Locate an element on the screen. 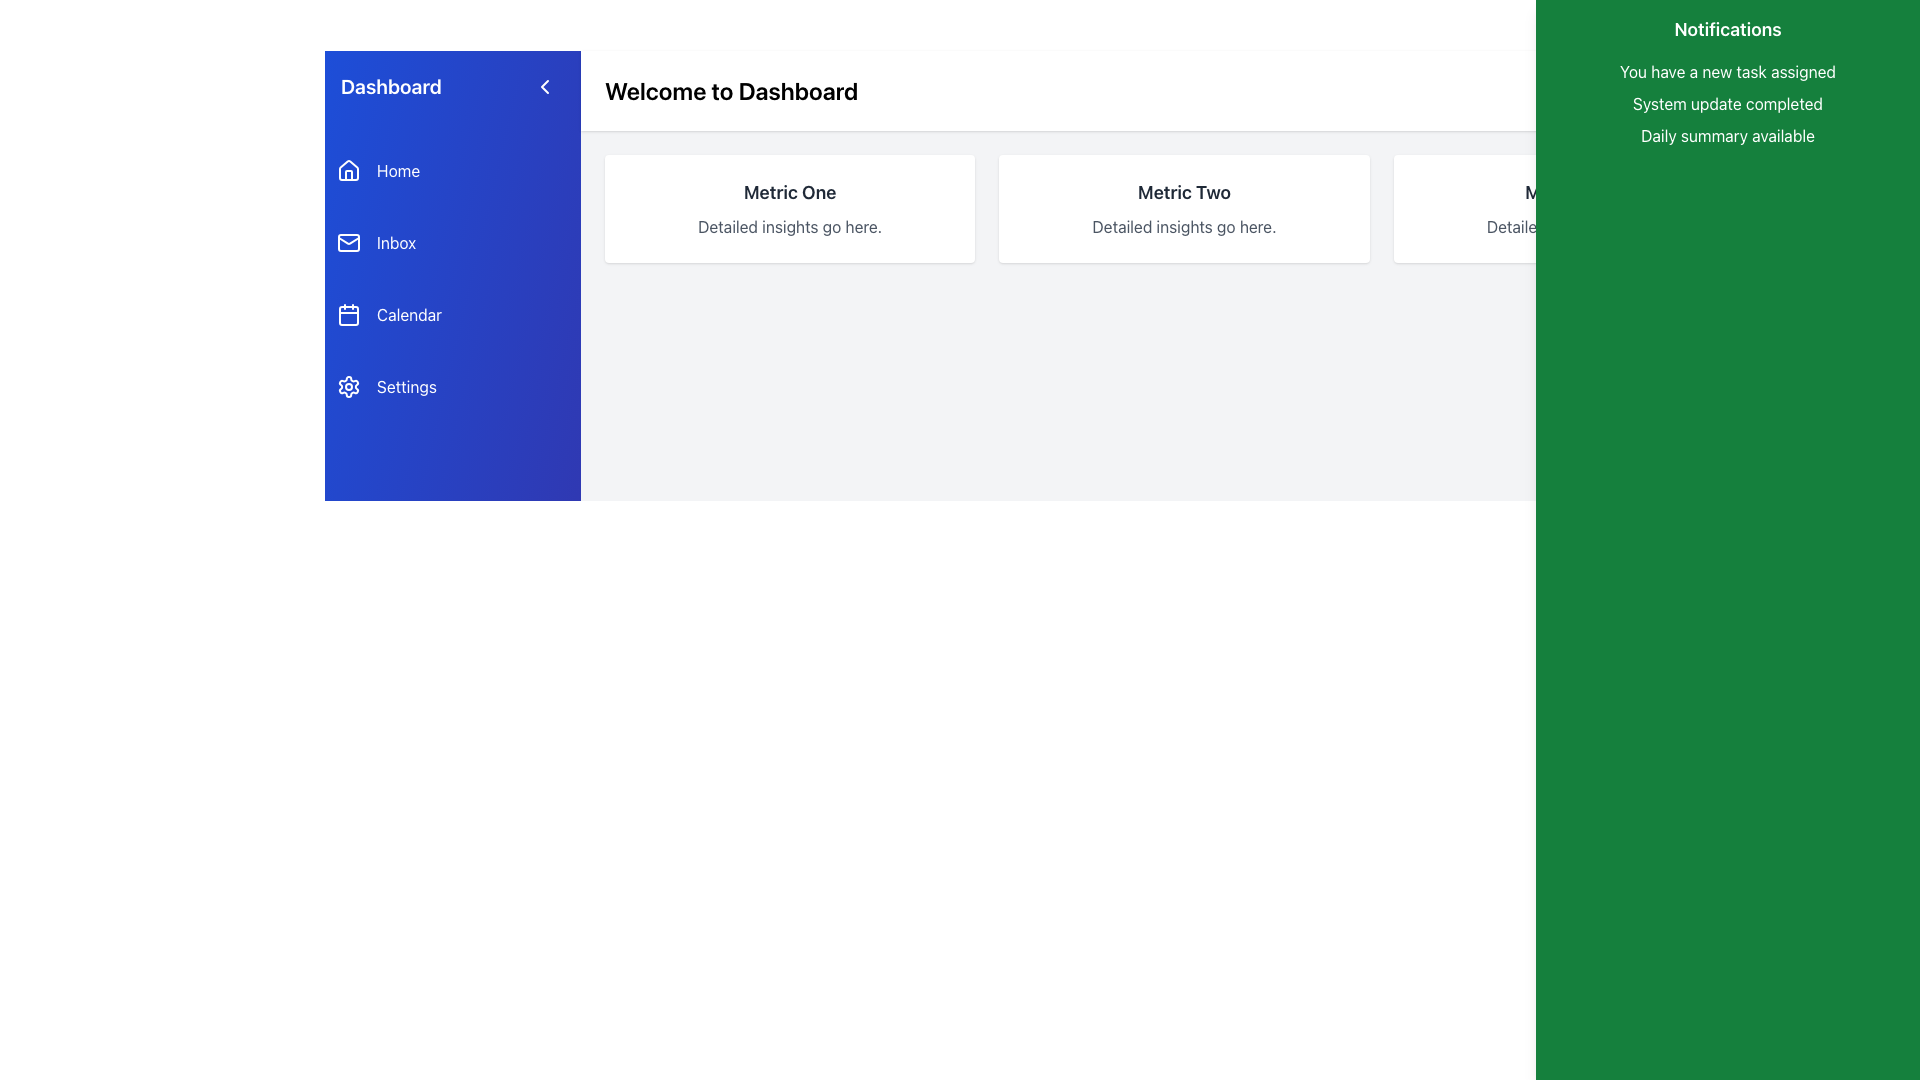 The height and width of the screenshot is (1080, 1920). the zigzag-shaped line that represents the envelope flap within the envelope icon adjacent to the 'Inbox' text in the left sidebar menu is located at coordinates (349, 238).